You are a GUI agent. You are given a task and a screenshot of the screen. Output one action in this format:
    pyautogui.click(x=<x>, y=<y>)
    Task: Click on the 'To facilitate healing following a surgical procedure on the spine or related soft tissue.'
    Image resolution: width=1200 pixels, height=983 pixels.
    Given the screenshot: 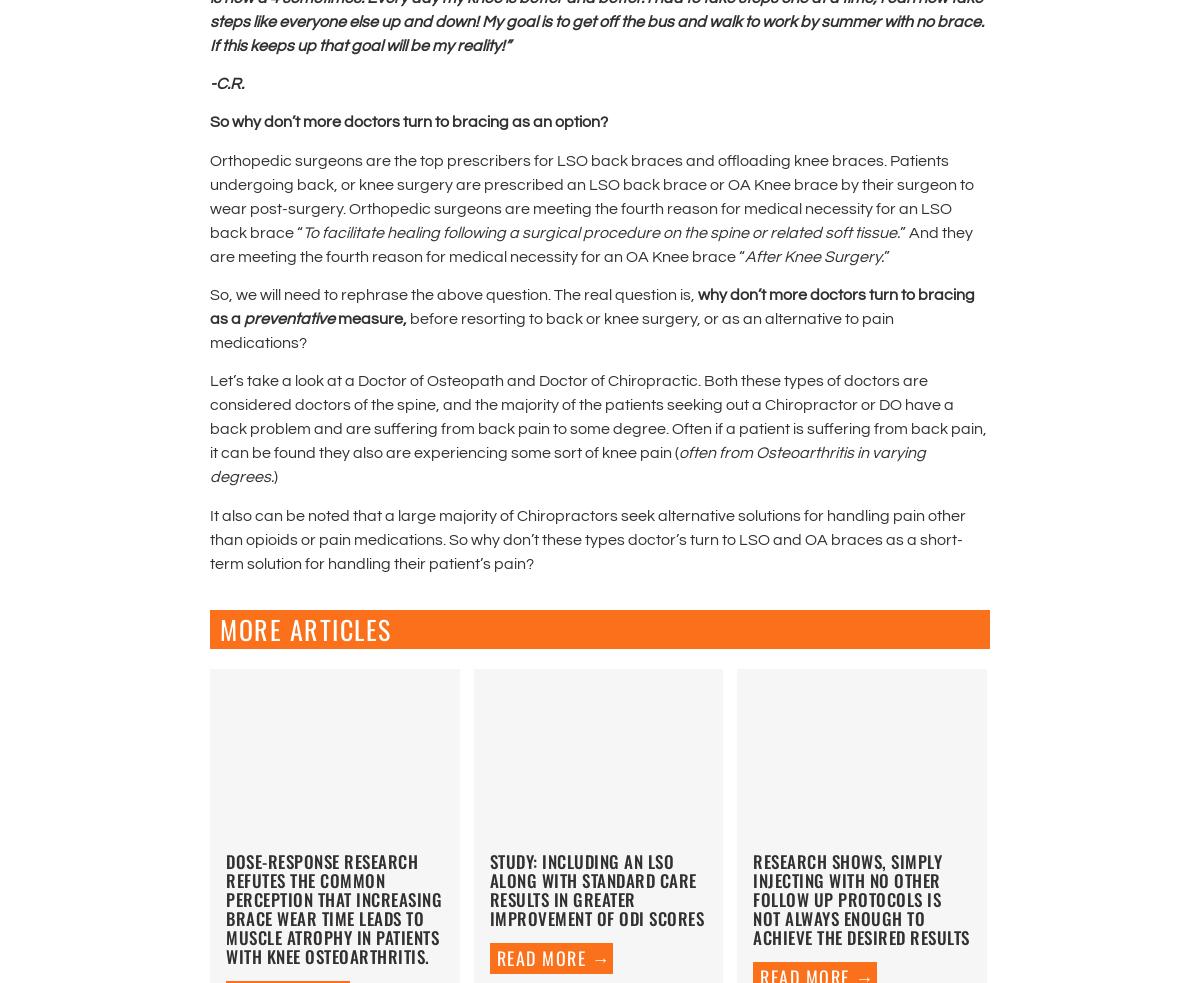 What is the action you would take?
    pyautogui.click(x=601, y=231)
    